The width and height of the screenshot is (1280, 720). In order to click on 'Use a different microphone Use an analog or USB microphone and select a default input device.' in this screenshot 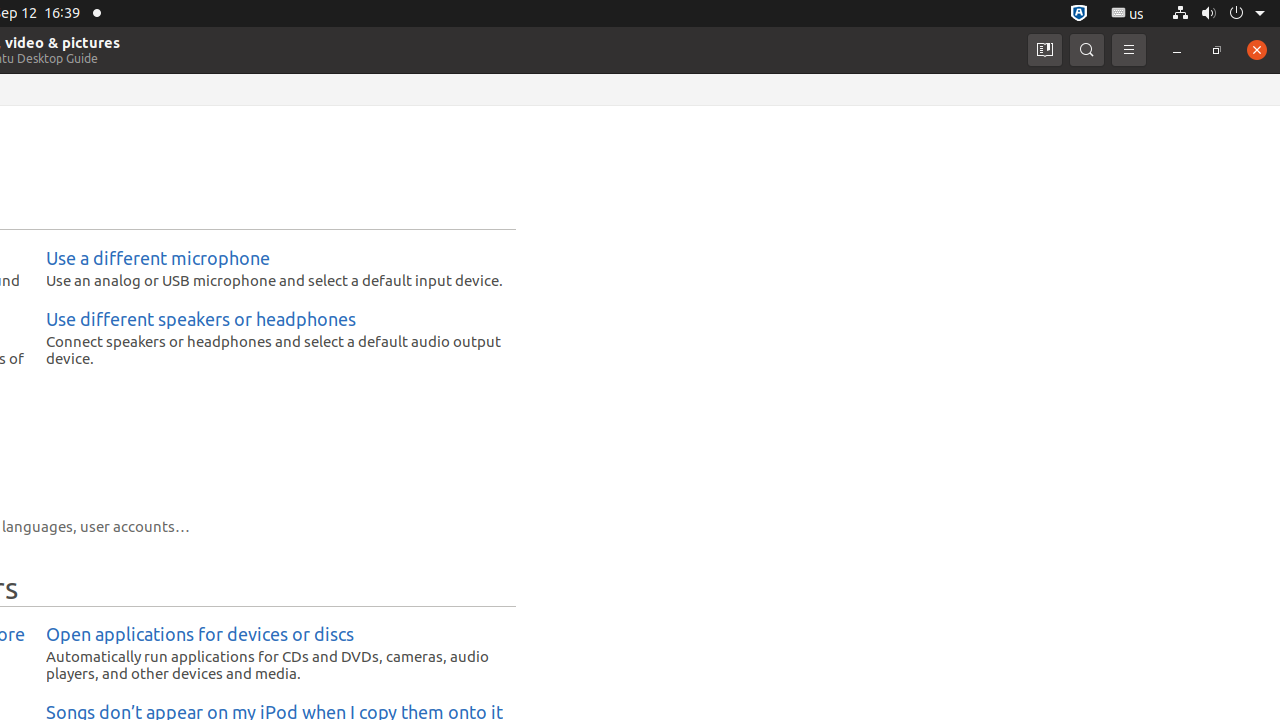, I will do `click(274, 266)`.